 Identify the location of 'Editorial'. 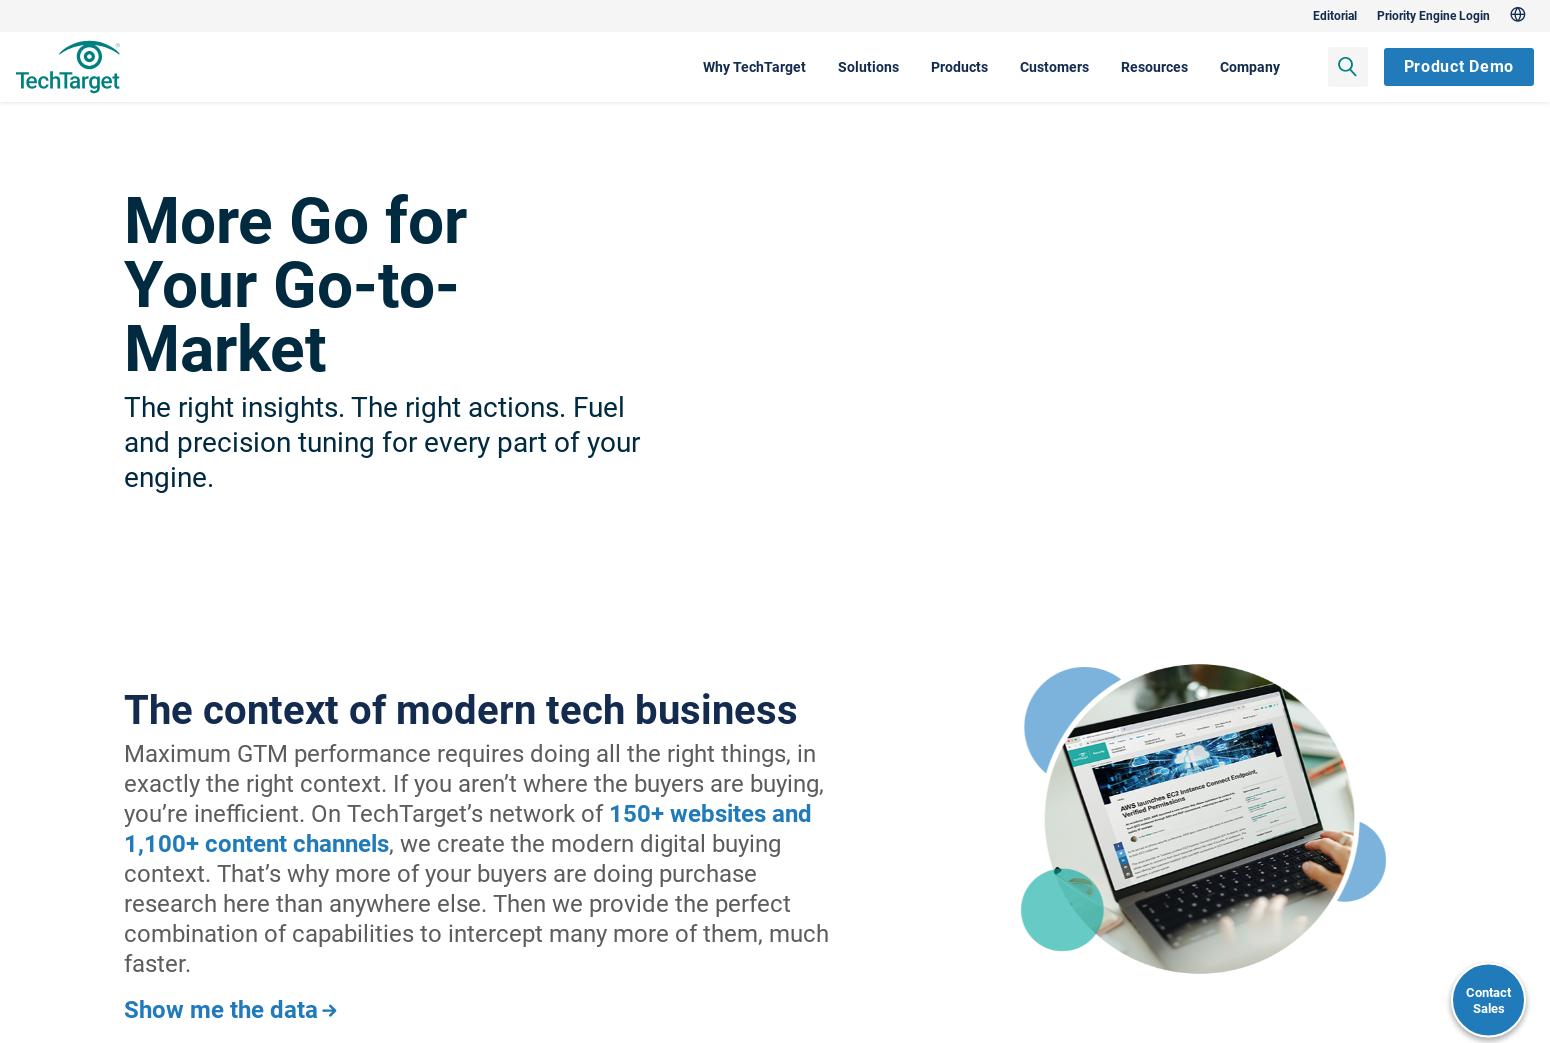
(1204, 14).